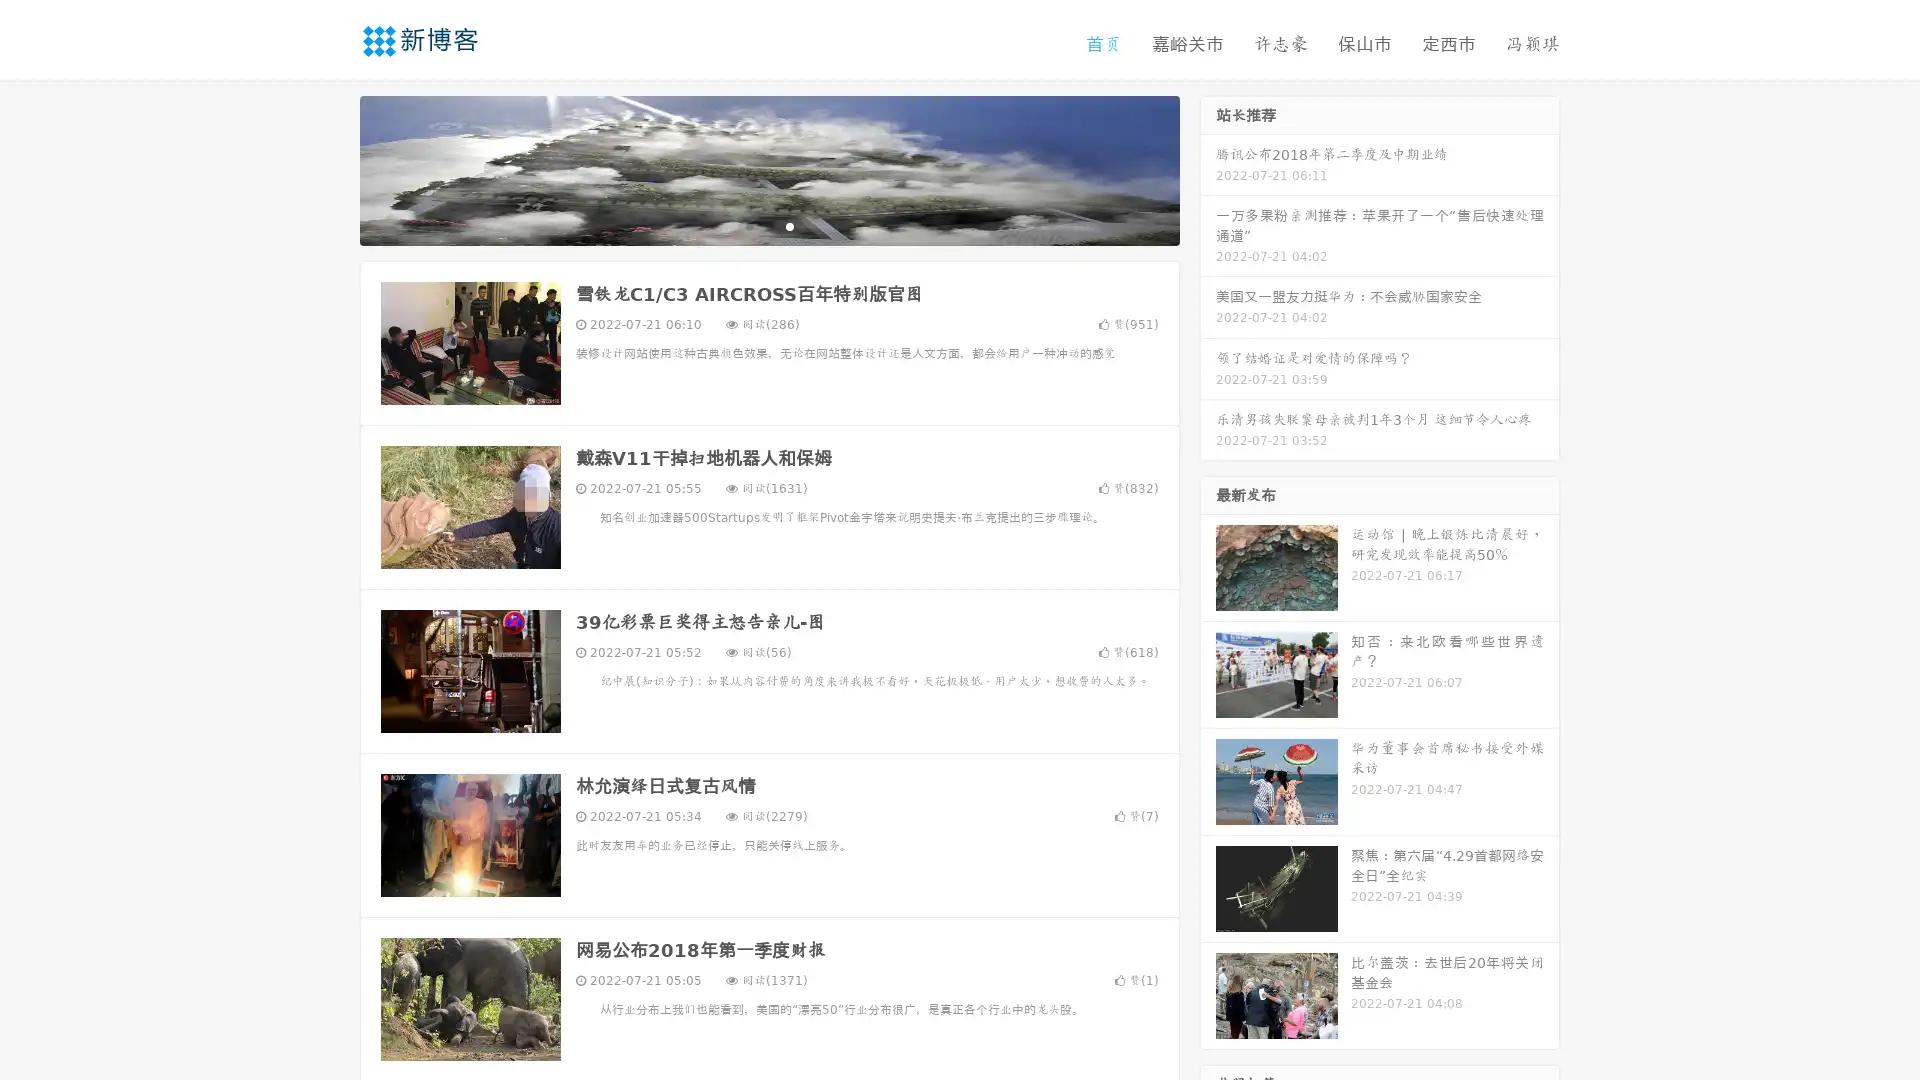 Image resolution: width=1920 pixels, height=1080 pixels. I want to click on Go to slide 1, so click(748, 225).